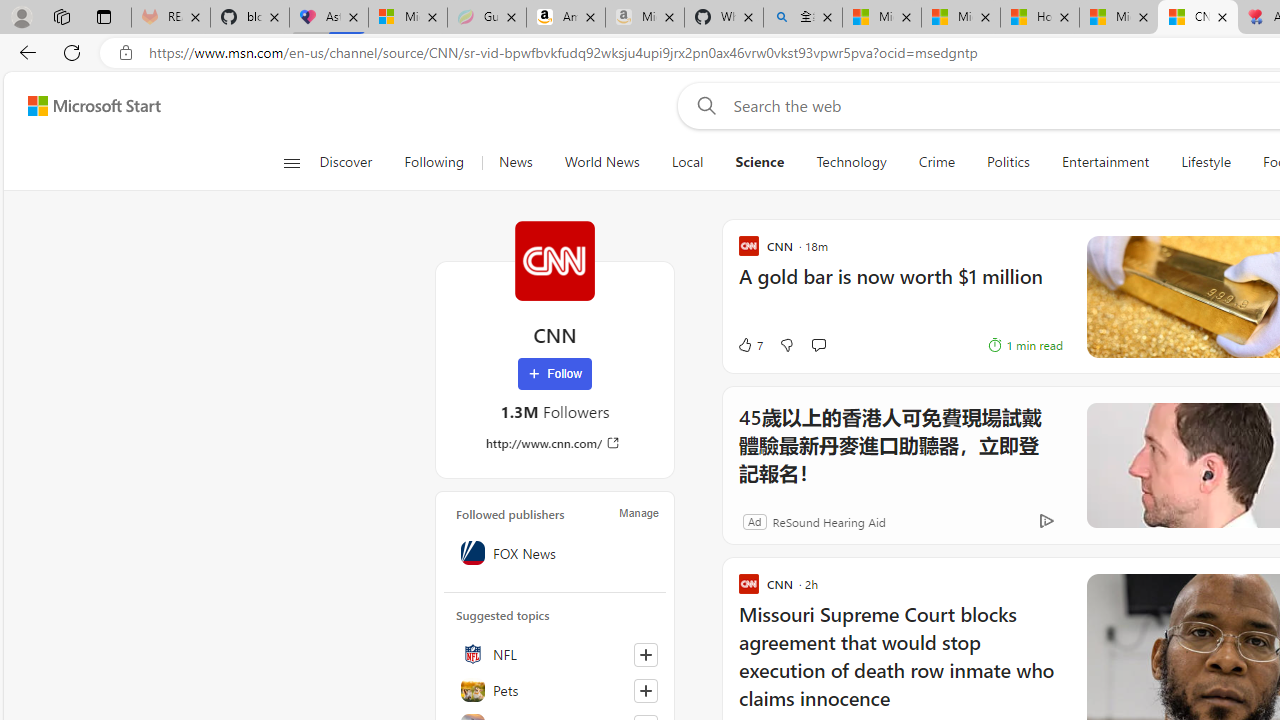 This screenshot has width=1280, height=720. I want to click on 'Skip to footer', so click(81, 105).